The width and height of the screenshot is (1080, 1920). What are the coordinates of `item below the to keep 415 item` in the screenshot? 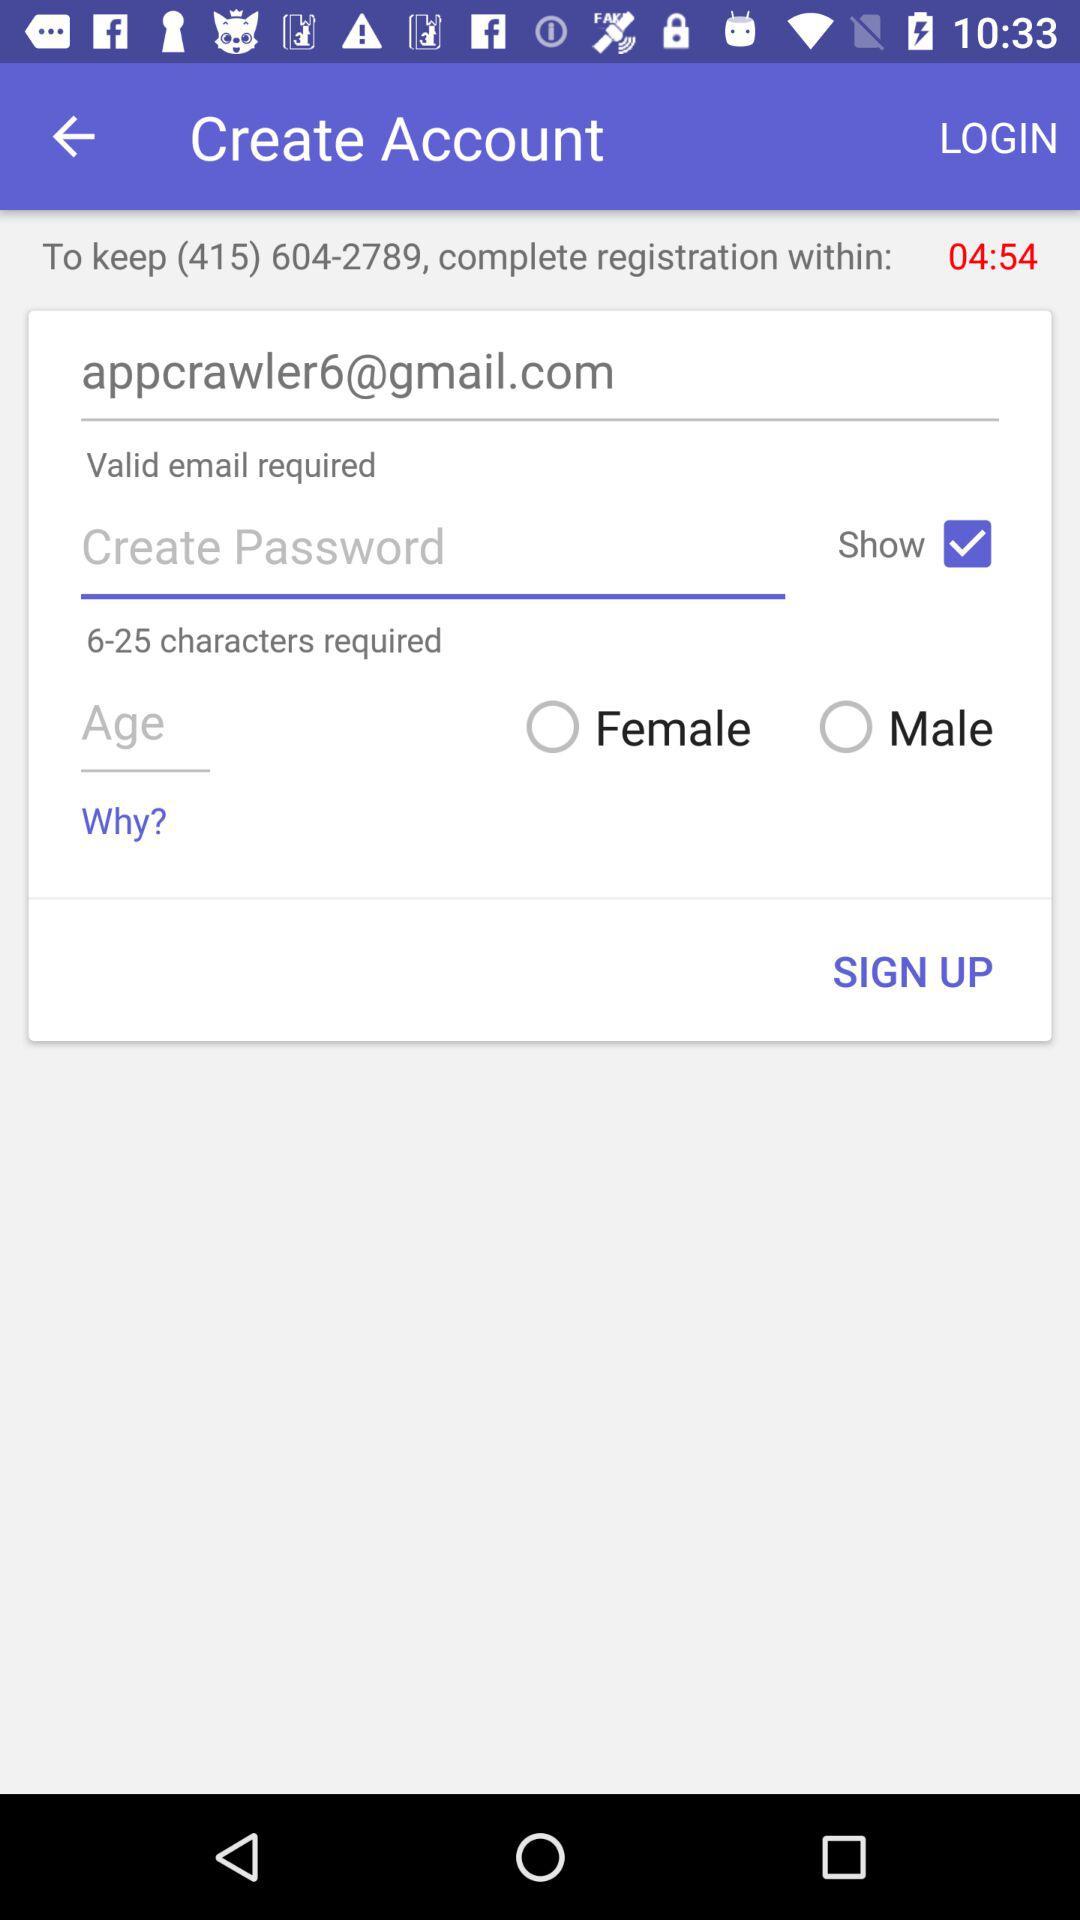 It's located at (540, 376).